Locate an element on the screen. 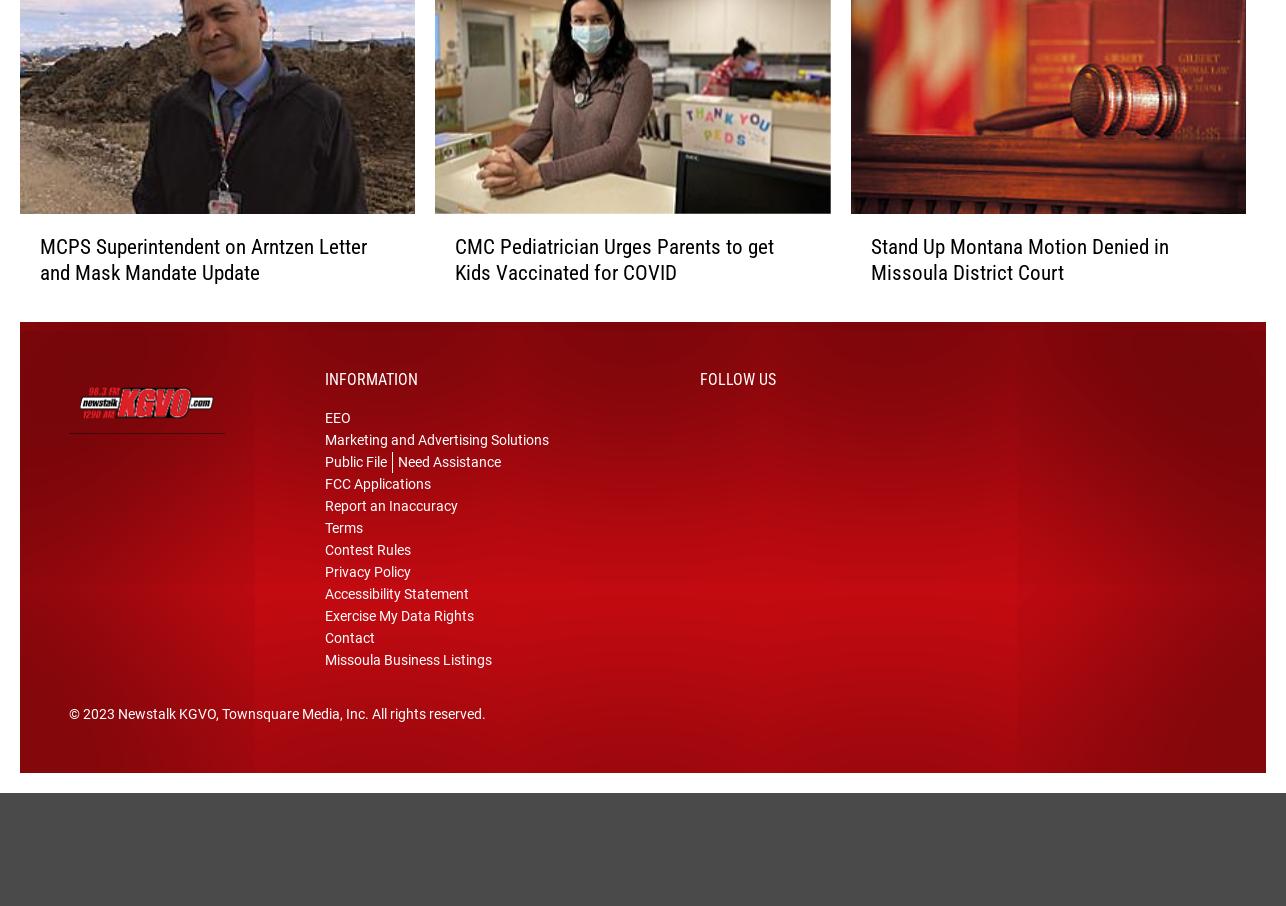 This screenshot has width=1286, height=906. 'FCC Applications' is located at coordinates (376, 509).